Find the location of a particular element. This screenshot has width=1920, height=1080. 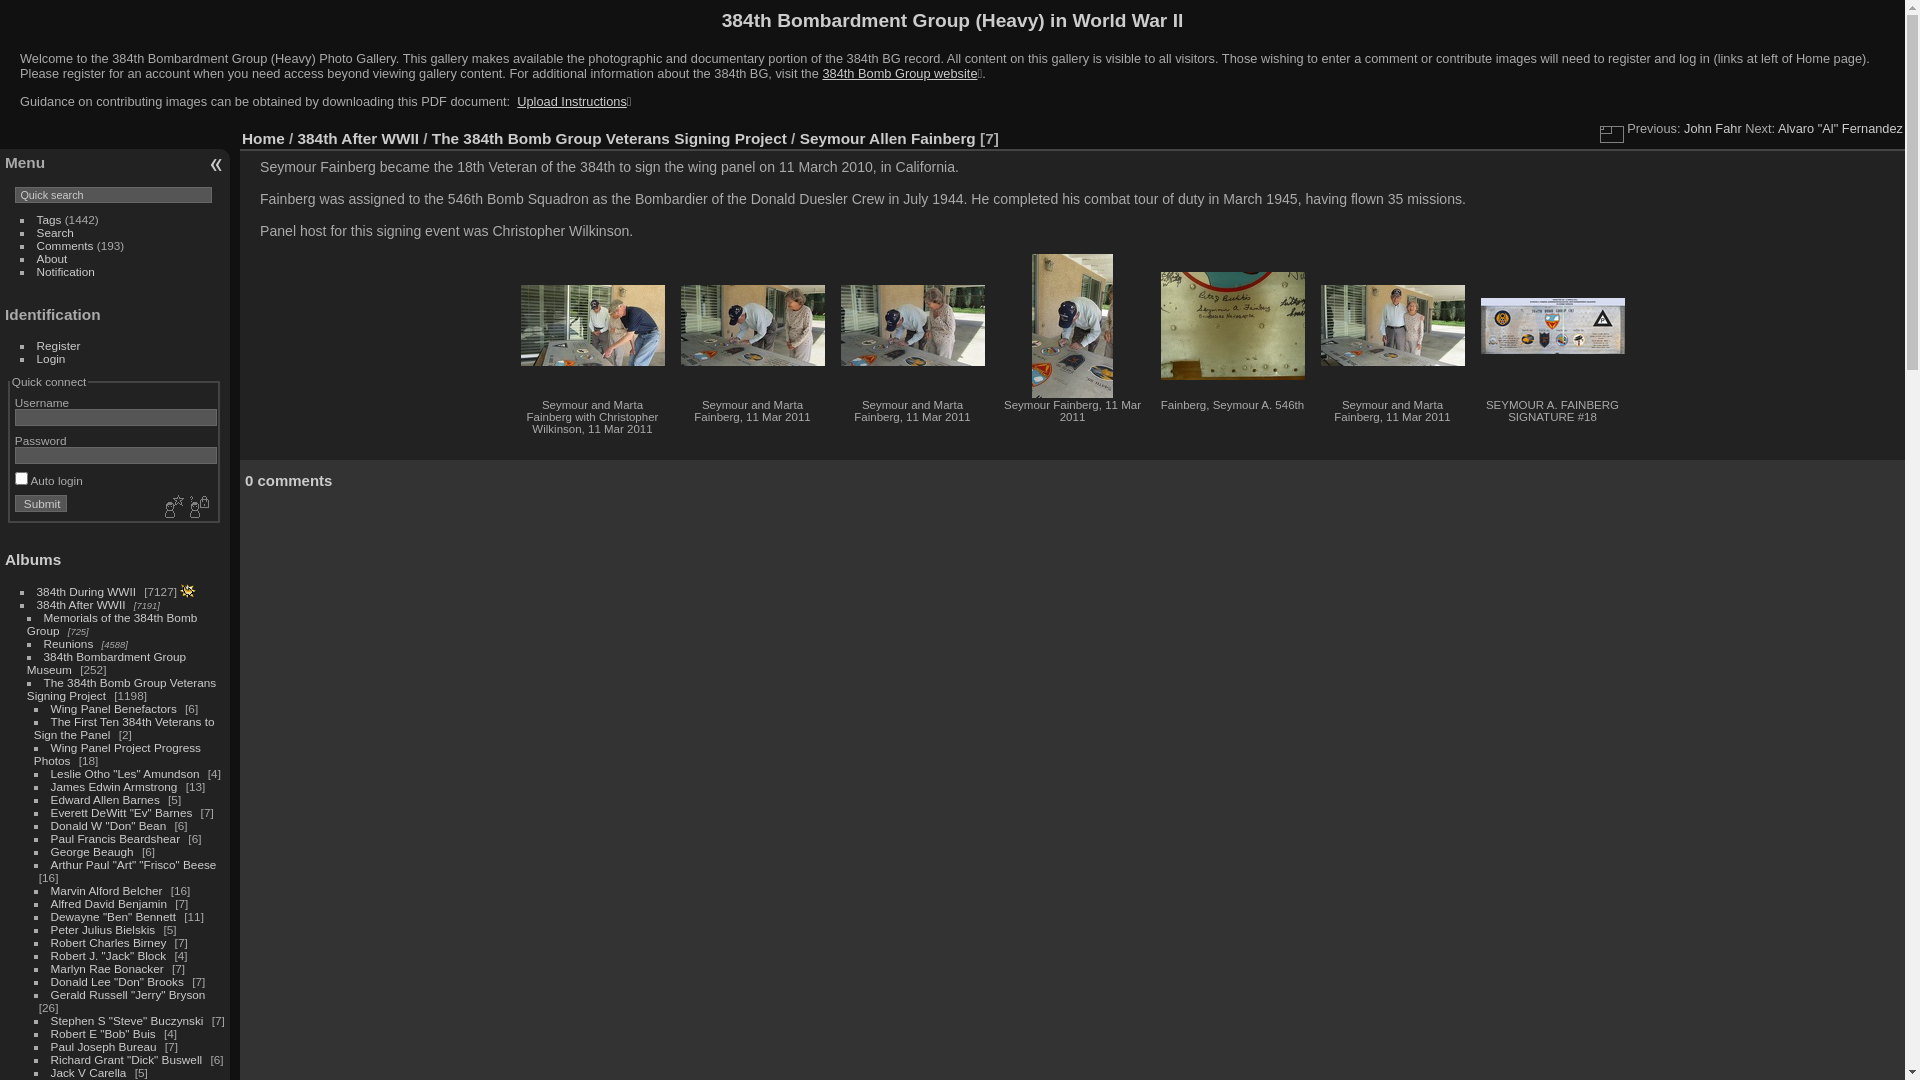

'Seymour  and Marta Fainberg, 11 Mar 2011 (1361 visits)' is located at coordinates (680, 324).